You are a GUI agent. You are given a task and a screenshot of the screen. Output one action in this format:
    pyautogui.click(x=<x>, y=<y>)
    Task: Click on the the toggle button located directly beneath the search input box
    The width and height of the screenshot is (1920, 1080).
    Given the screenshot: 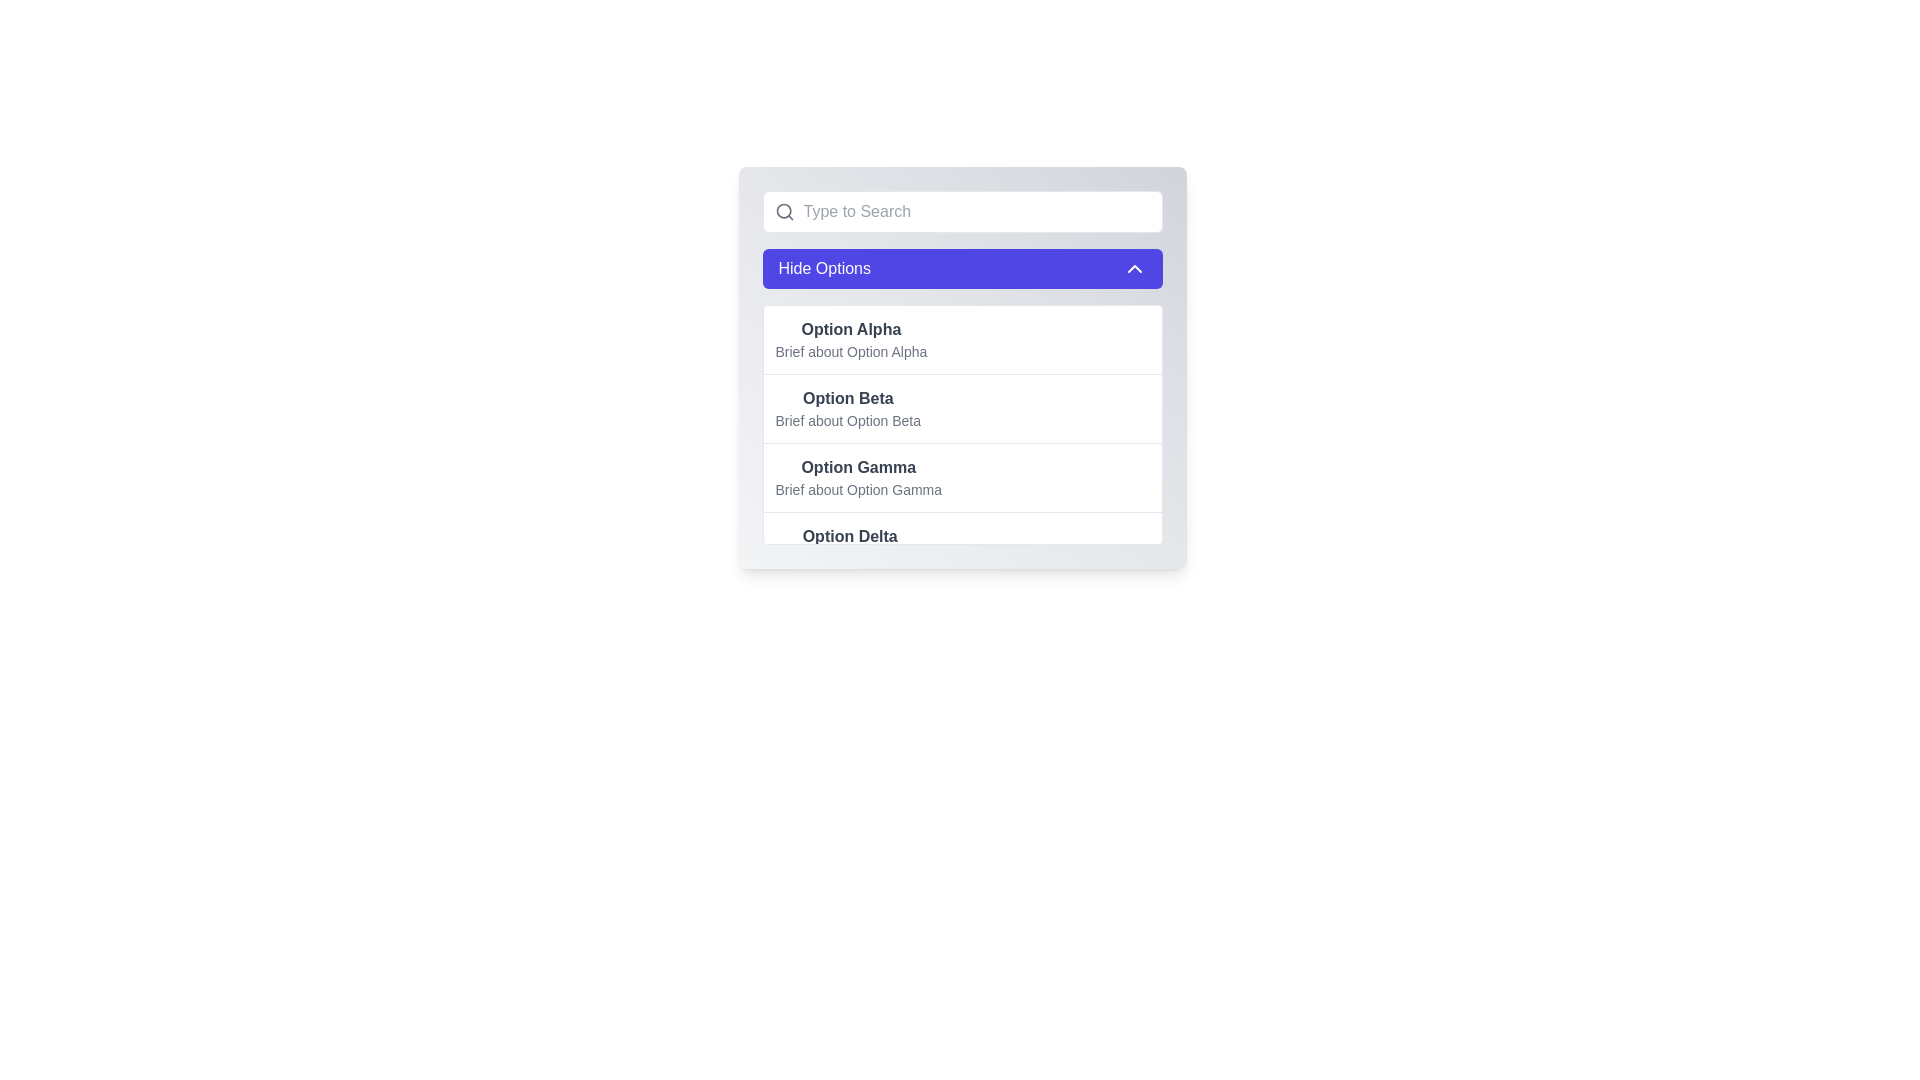 What is the action you would take?
    pyautogui.click(x=962, y=268)
    